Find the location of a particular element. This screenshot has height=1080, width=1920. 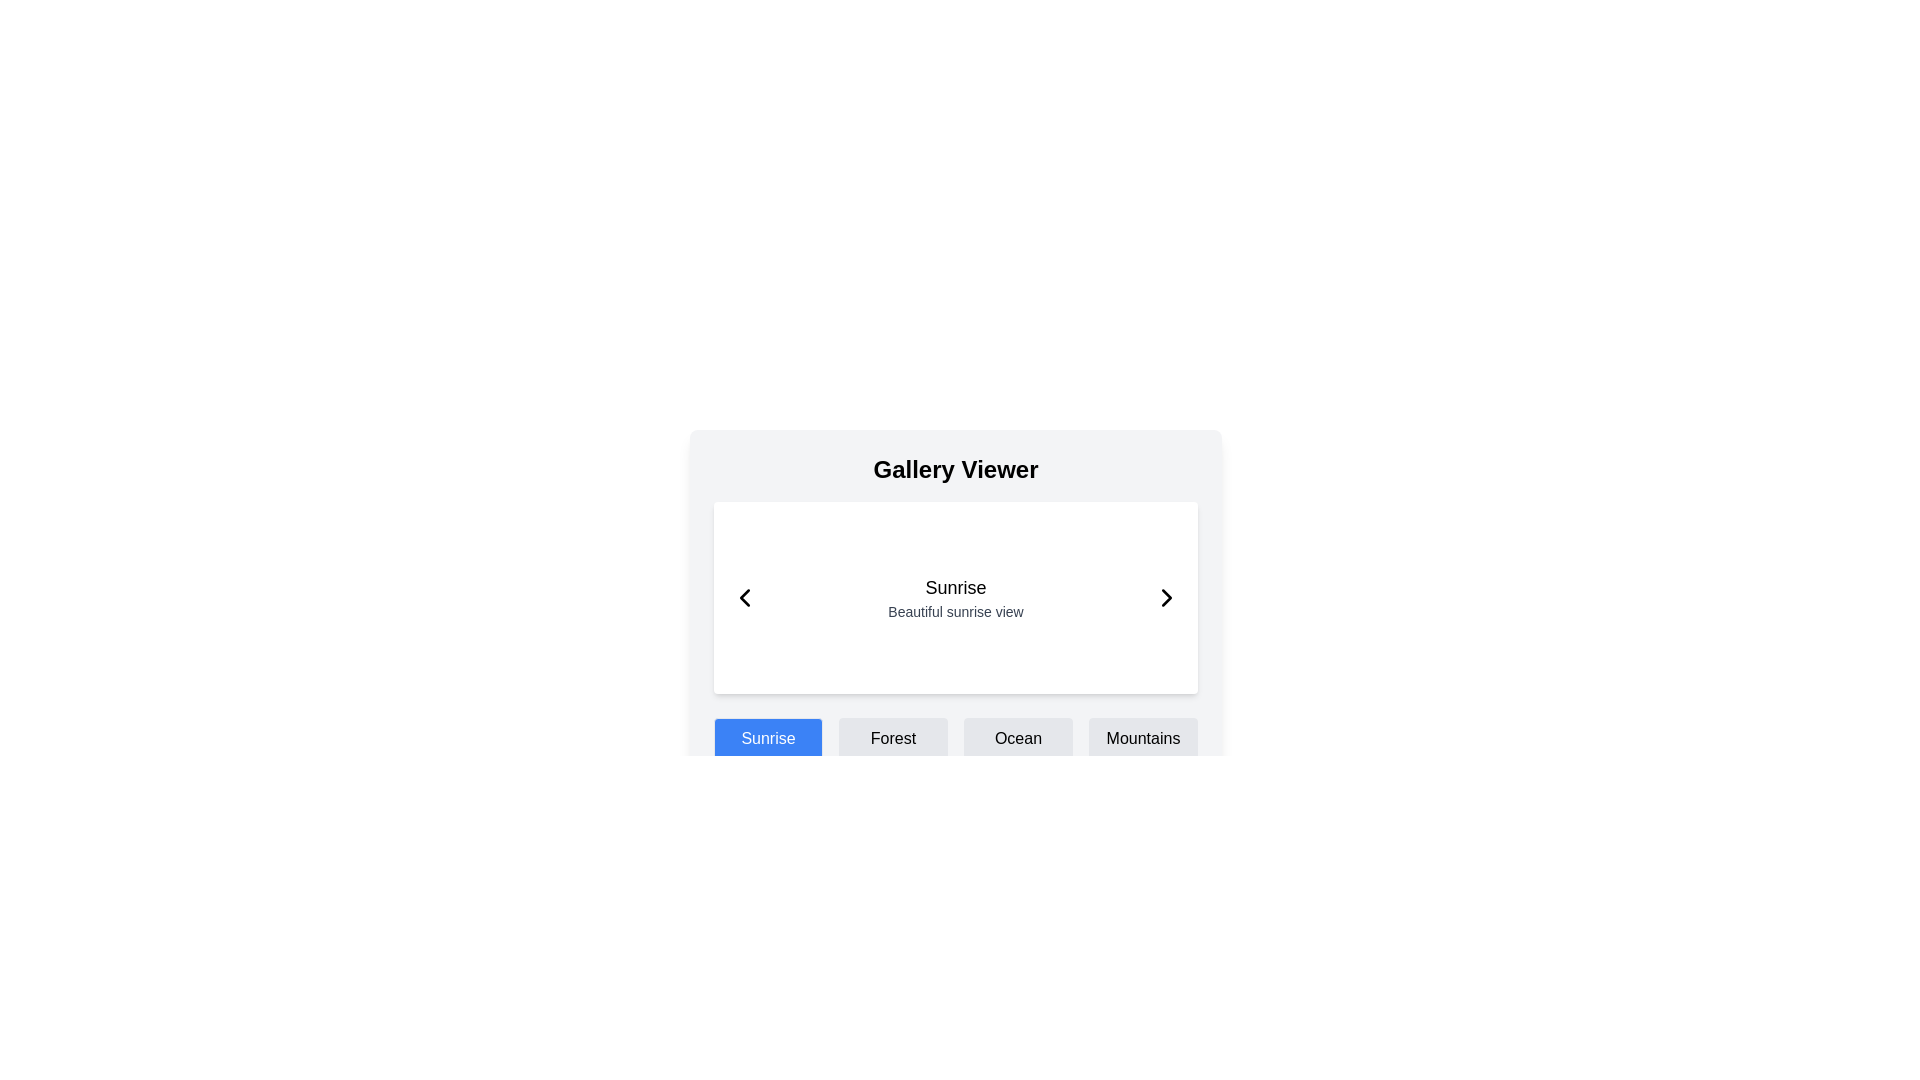

the 'Sunrise' text block, which consists of two lines of text centered within a white card, with the first line in bold and larger font, and the second line in smaller gray font is located at coordinates (954, 596).